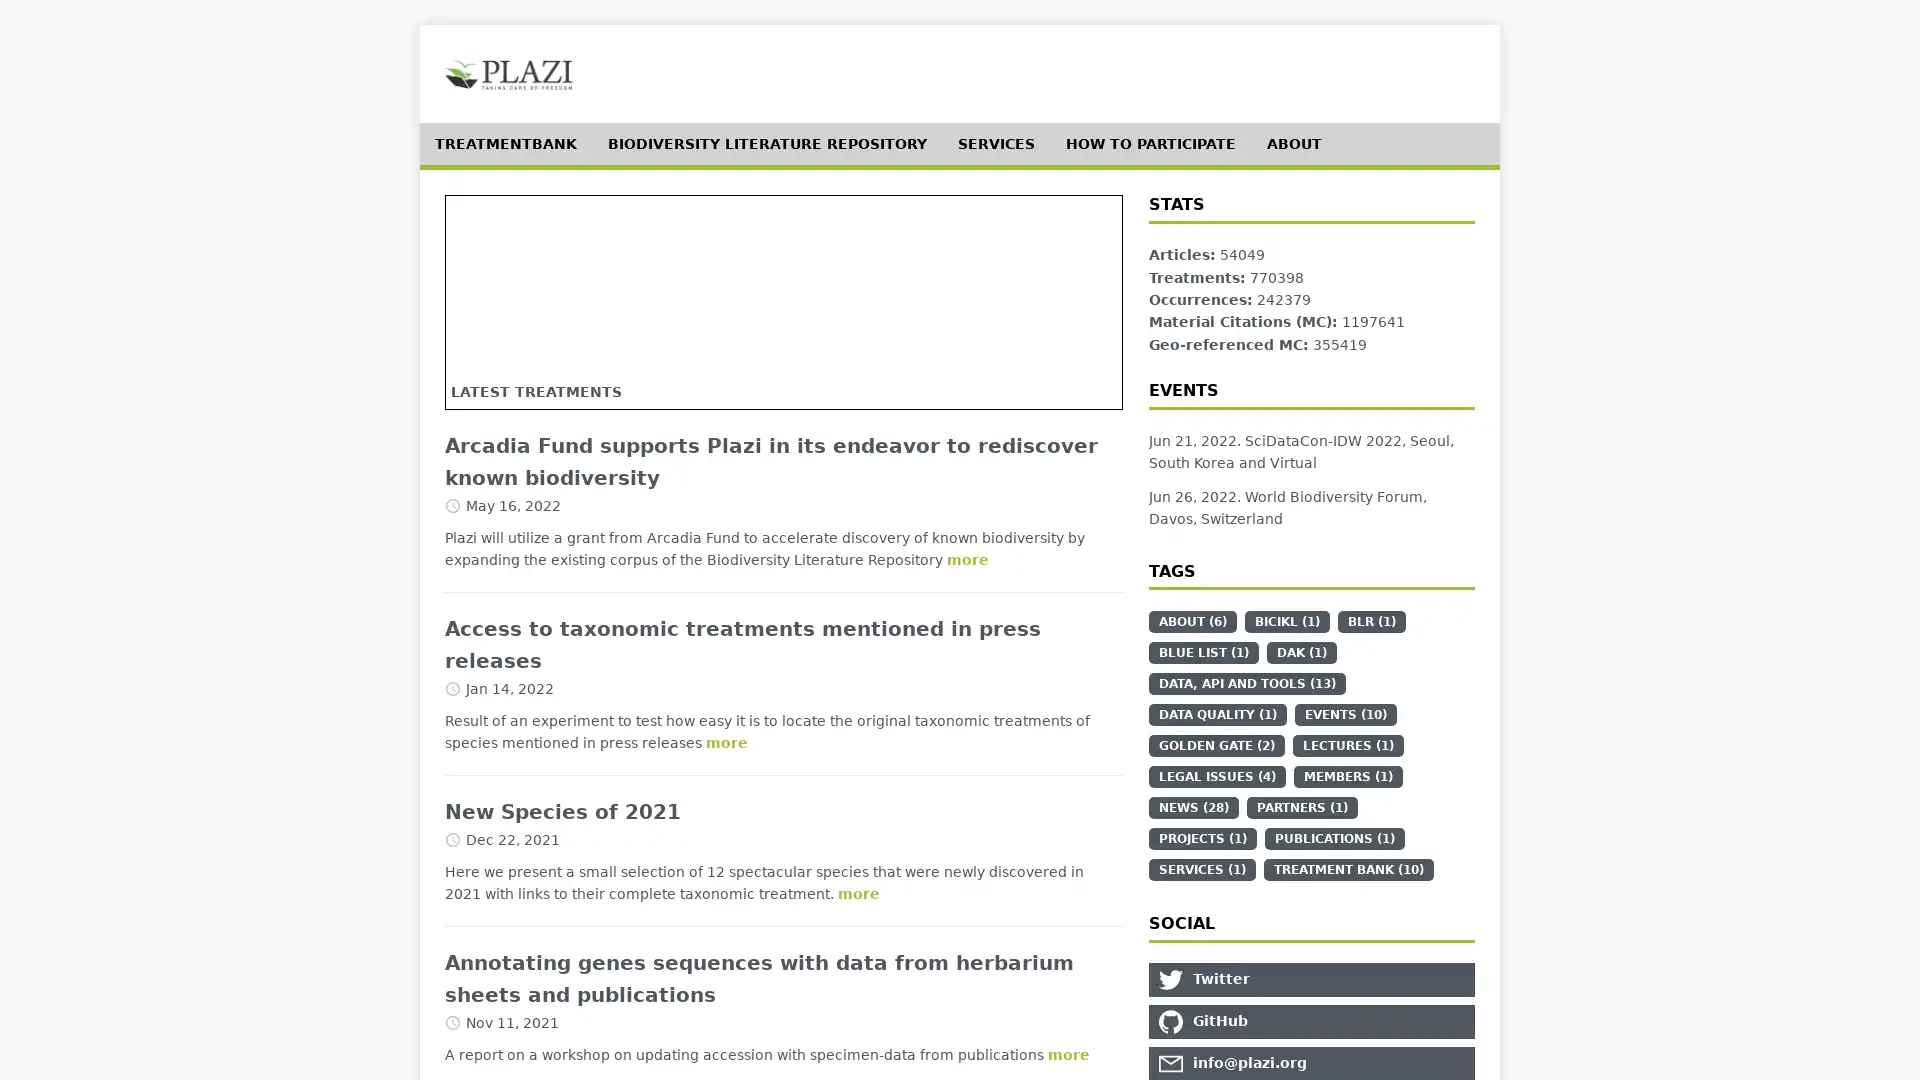 This screenshot has width=1920, height=1080. Describe the element at coordinates (477, 226) in the screenshot. I see `Zoom in` at that location.